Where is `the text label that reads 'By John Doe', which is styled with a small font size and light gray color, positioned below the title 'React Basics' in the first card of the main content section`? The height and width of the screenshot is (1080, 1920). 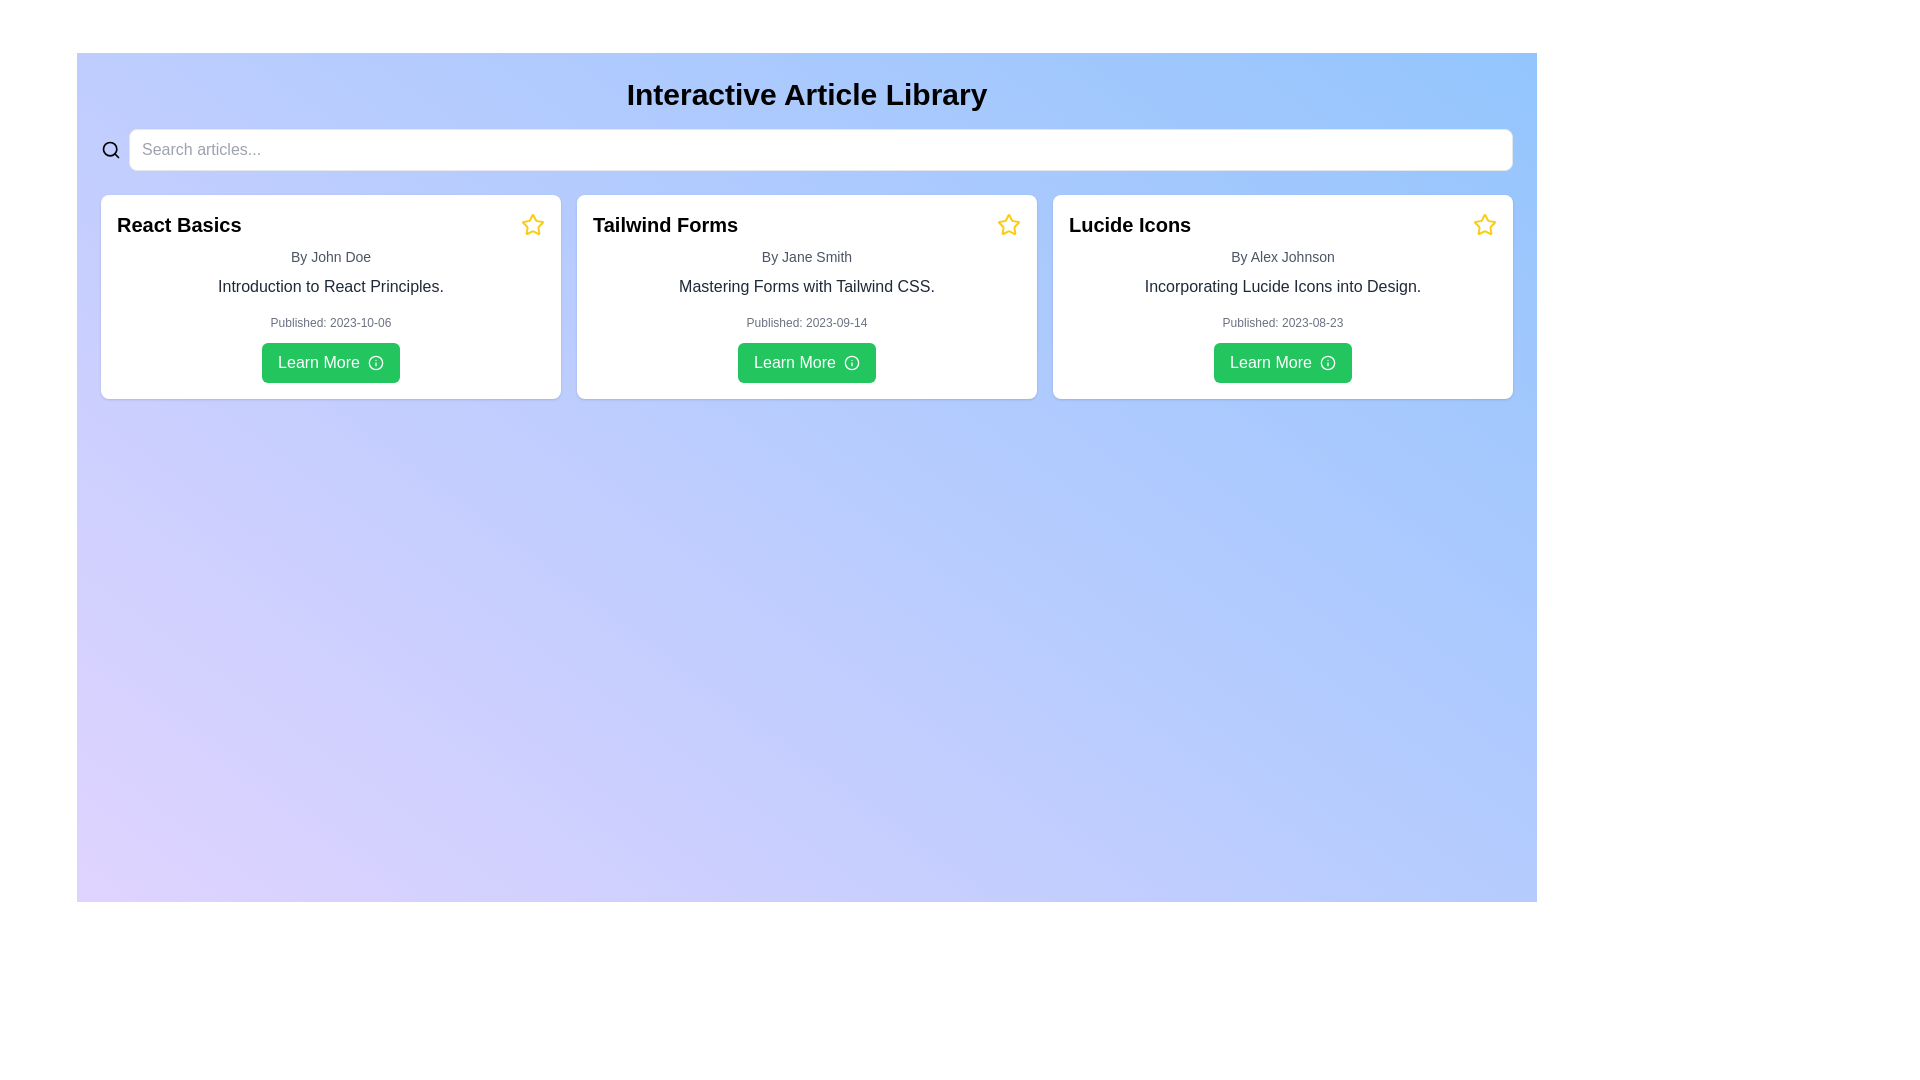
the text label that reads 'By John Doe', which is styled with a small font size and light gray color, positioned below the title 'React Basics' in the first card of the main content section is located at coordinates (331, 256).